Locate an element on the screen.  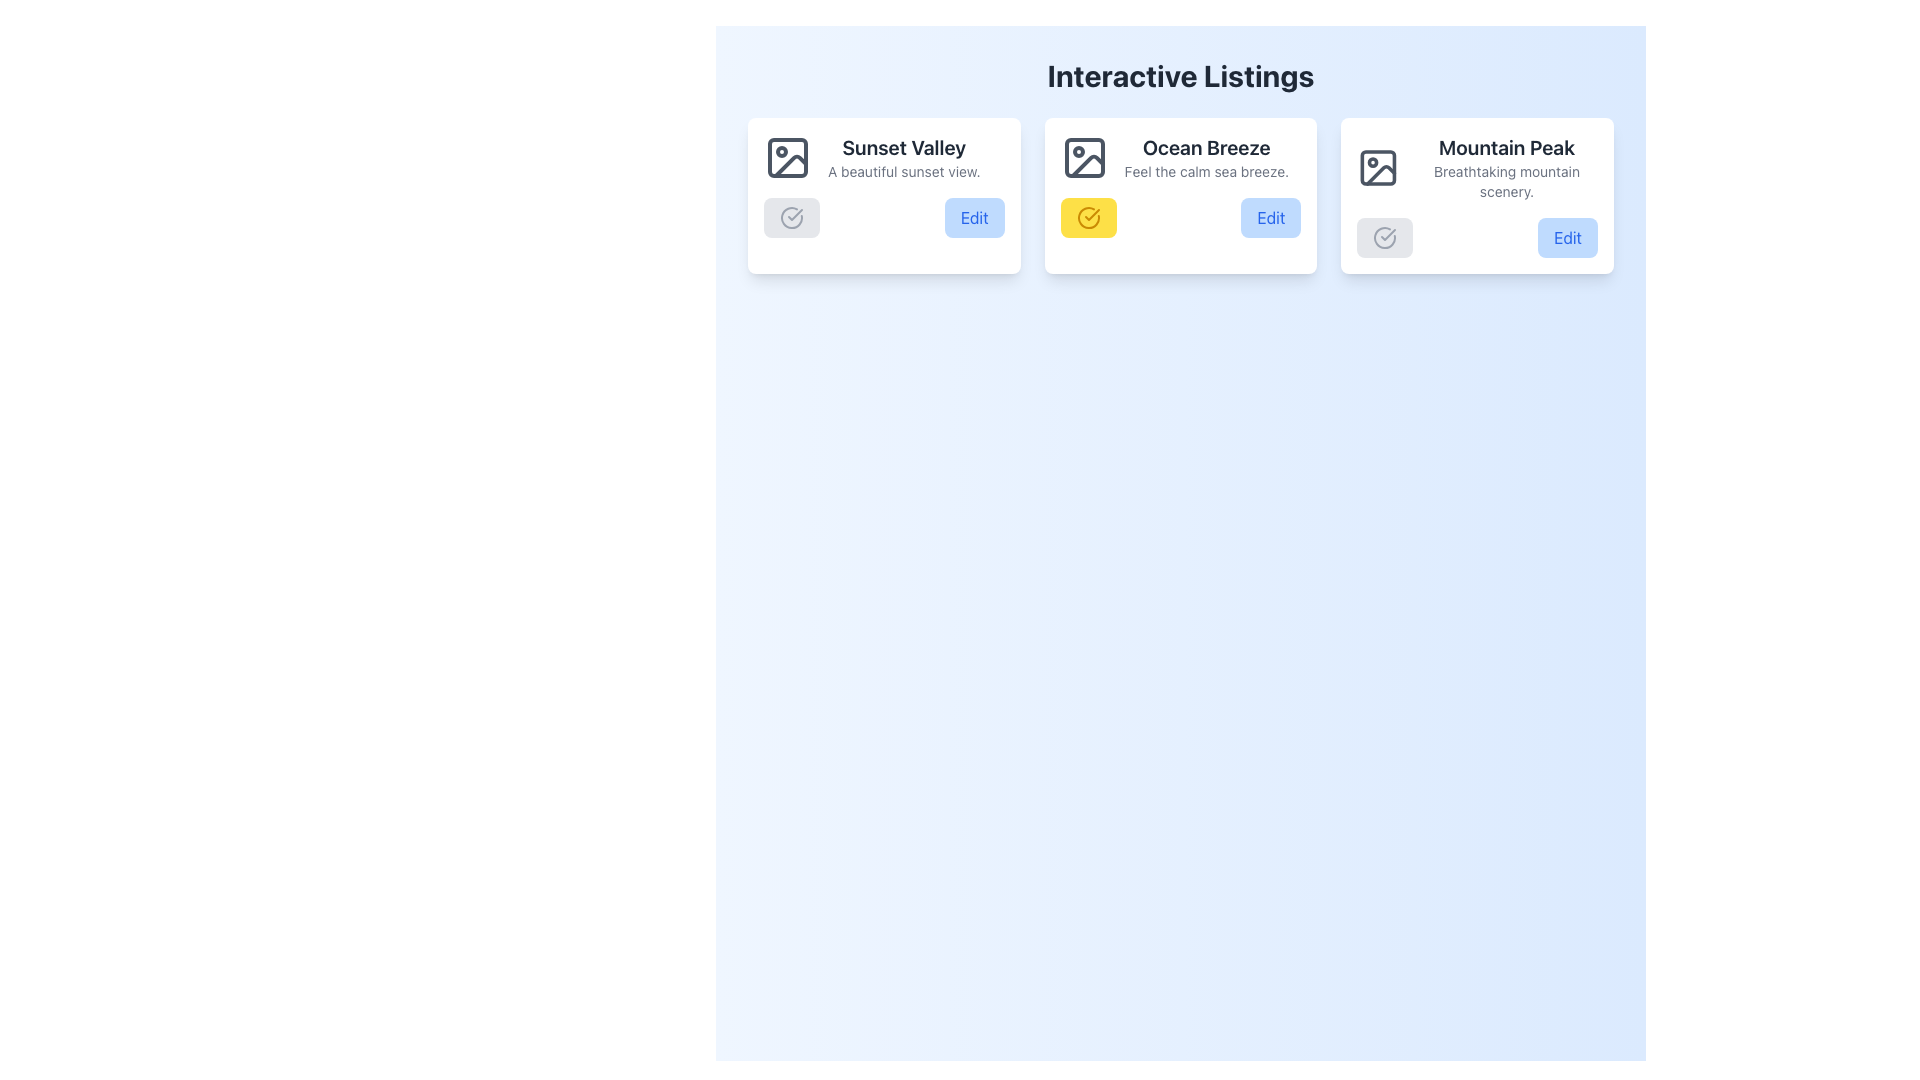
the text content element that serves as a label for the second card in a three-card layout, located in the center row is located at coordinates (1205, 157).